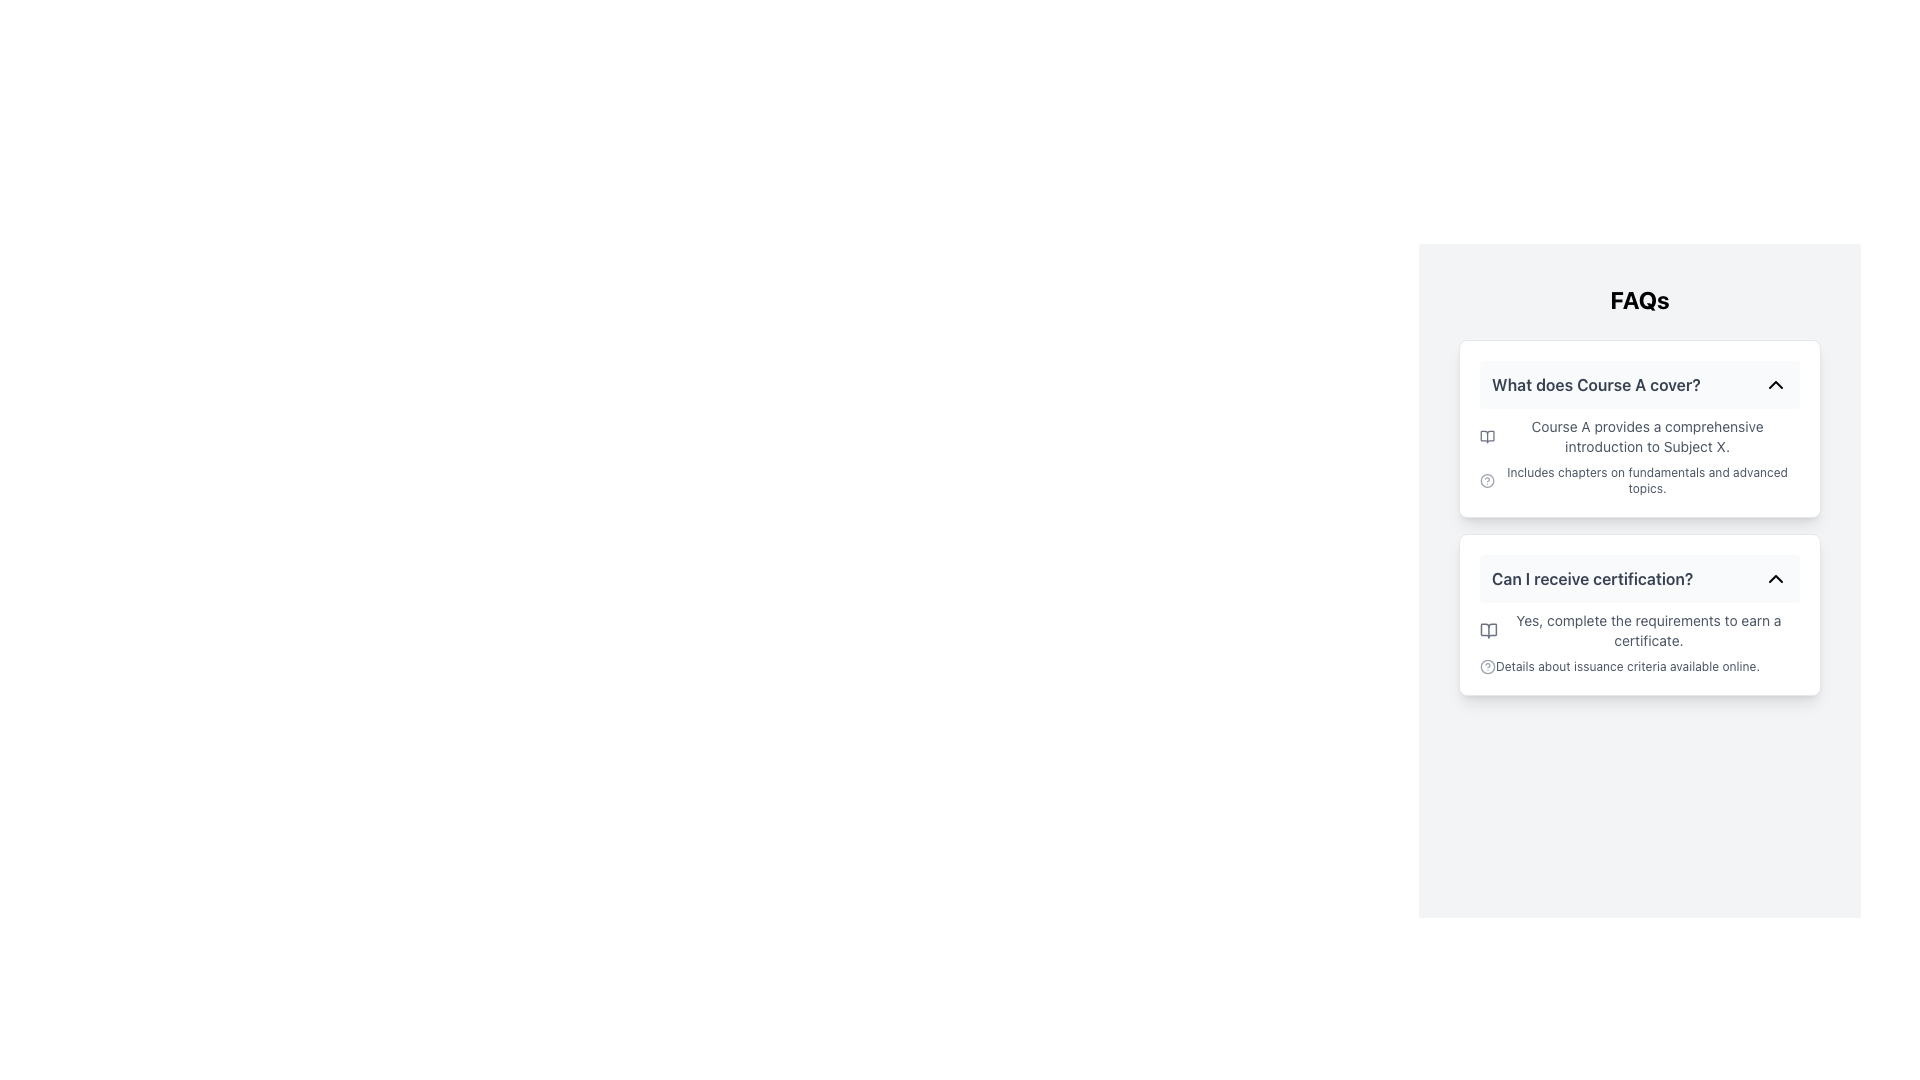 Image resolution: width=1920 pixels, height=1080 pixels. What do you see at coordinates (1640, 643) in the screenshot?
I see `the Text Block with Icon that provides explanatory text regarding certification requirements, located in the FAQ section below the title 'Can I receive certification?'` at bounding box center [1640, 643].